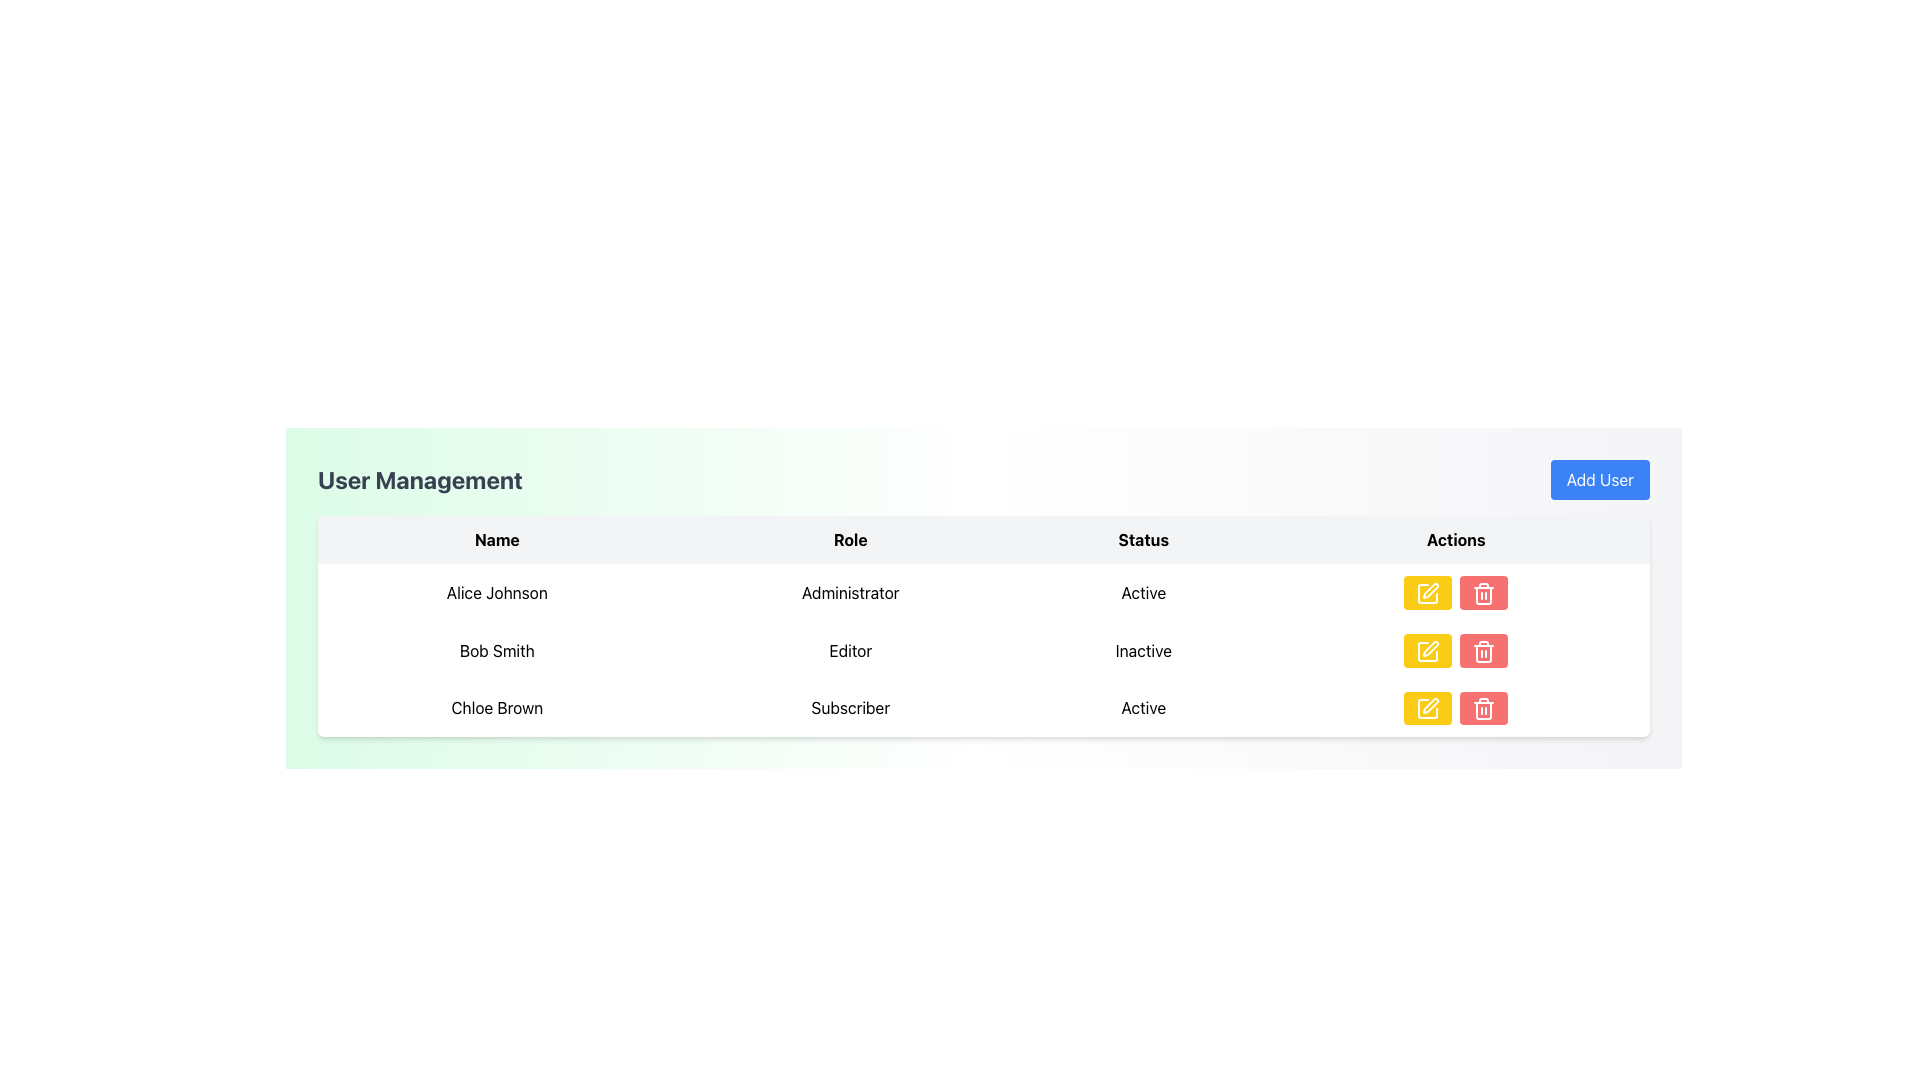 Image resolution: width=1920 pixels, height=1080 pixels. I want to click on the 'User Management' text label, which is styled in bold and large font with a gray hue, located at the top-left corner of the header bar, so click(419, 479).